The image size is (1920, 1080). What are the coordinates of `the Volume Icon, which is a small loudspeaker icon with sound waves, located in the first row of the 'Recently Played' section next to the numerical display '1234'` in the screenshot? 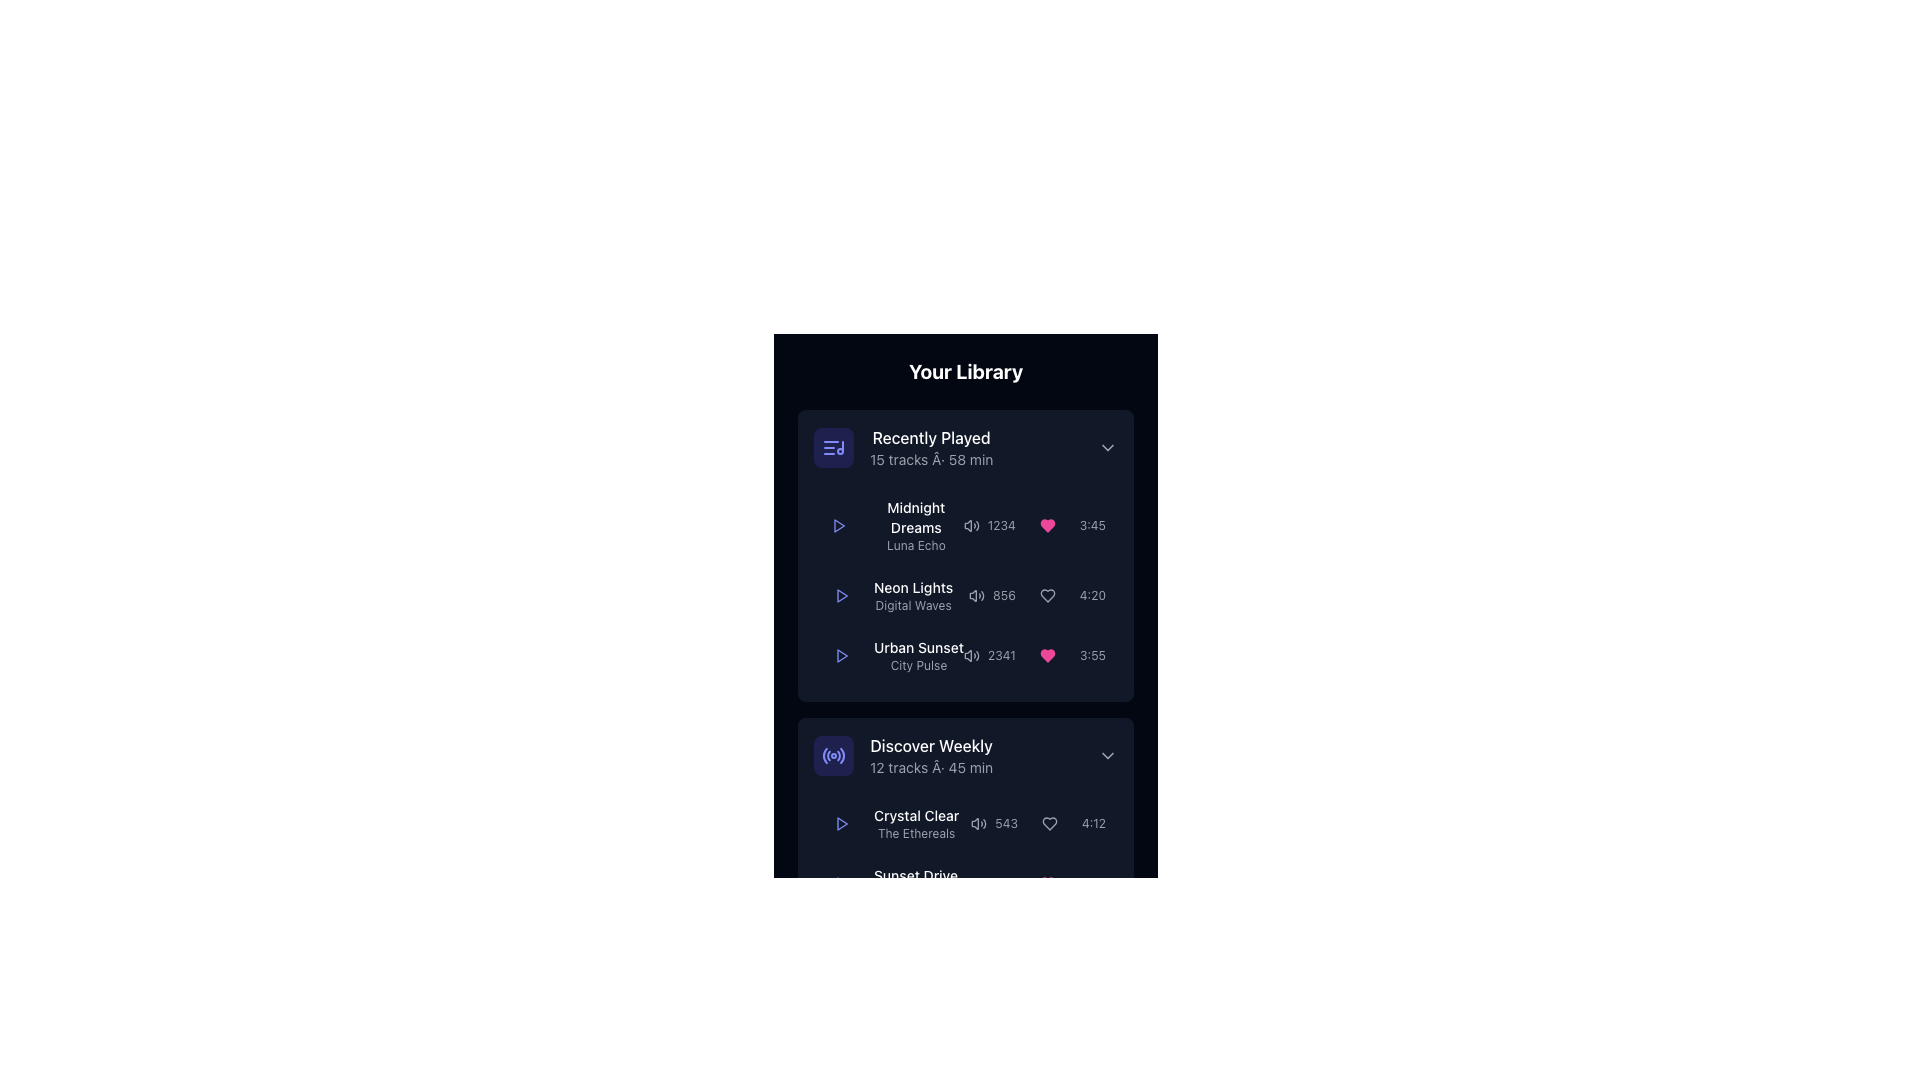 It's located at (971, 524).